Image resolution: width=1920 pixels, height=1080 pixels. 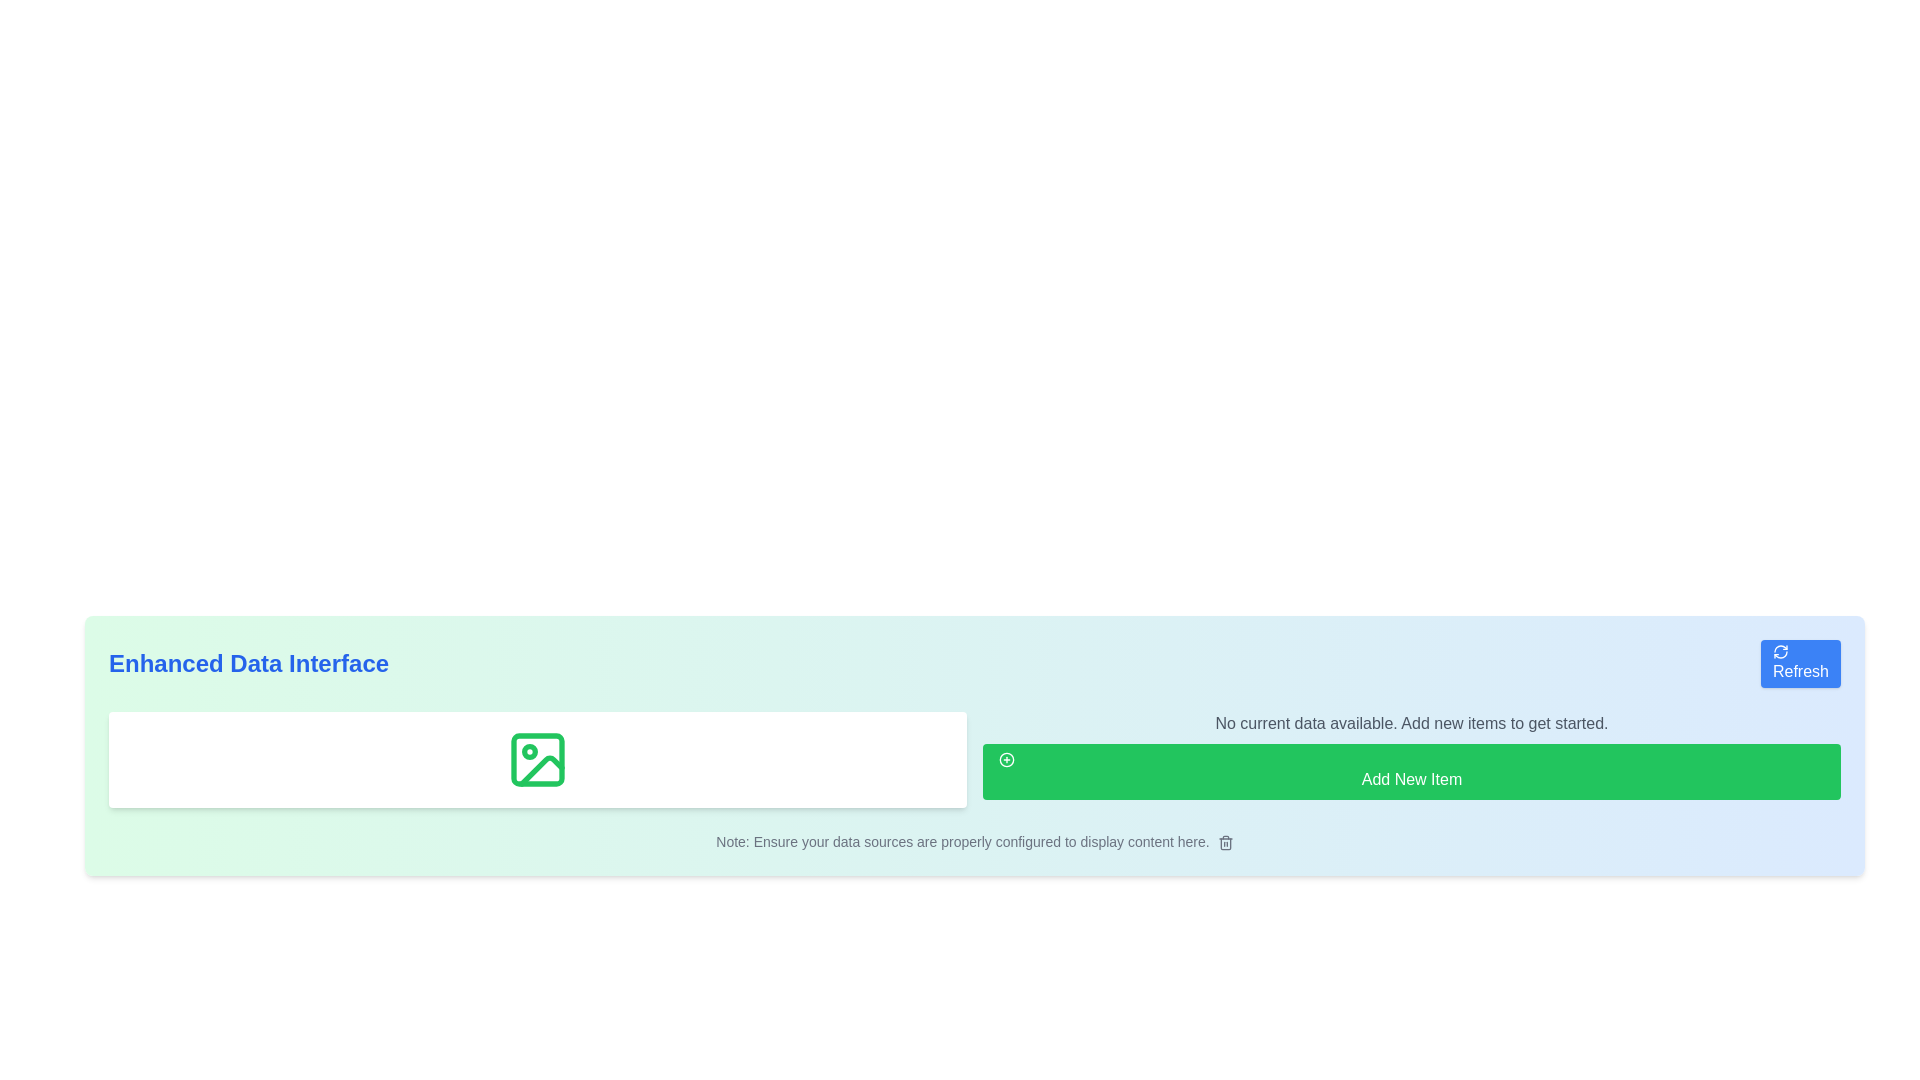 What do you see at coordinates (1224, 843) in the screenshot?
I see `the delete action icon located to the far right of the warning text about data source configuration` at bounding box center [1224, 843].